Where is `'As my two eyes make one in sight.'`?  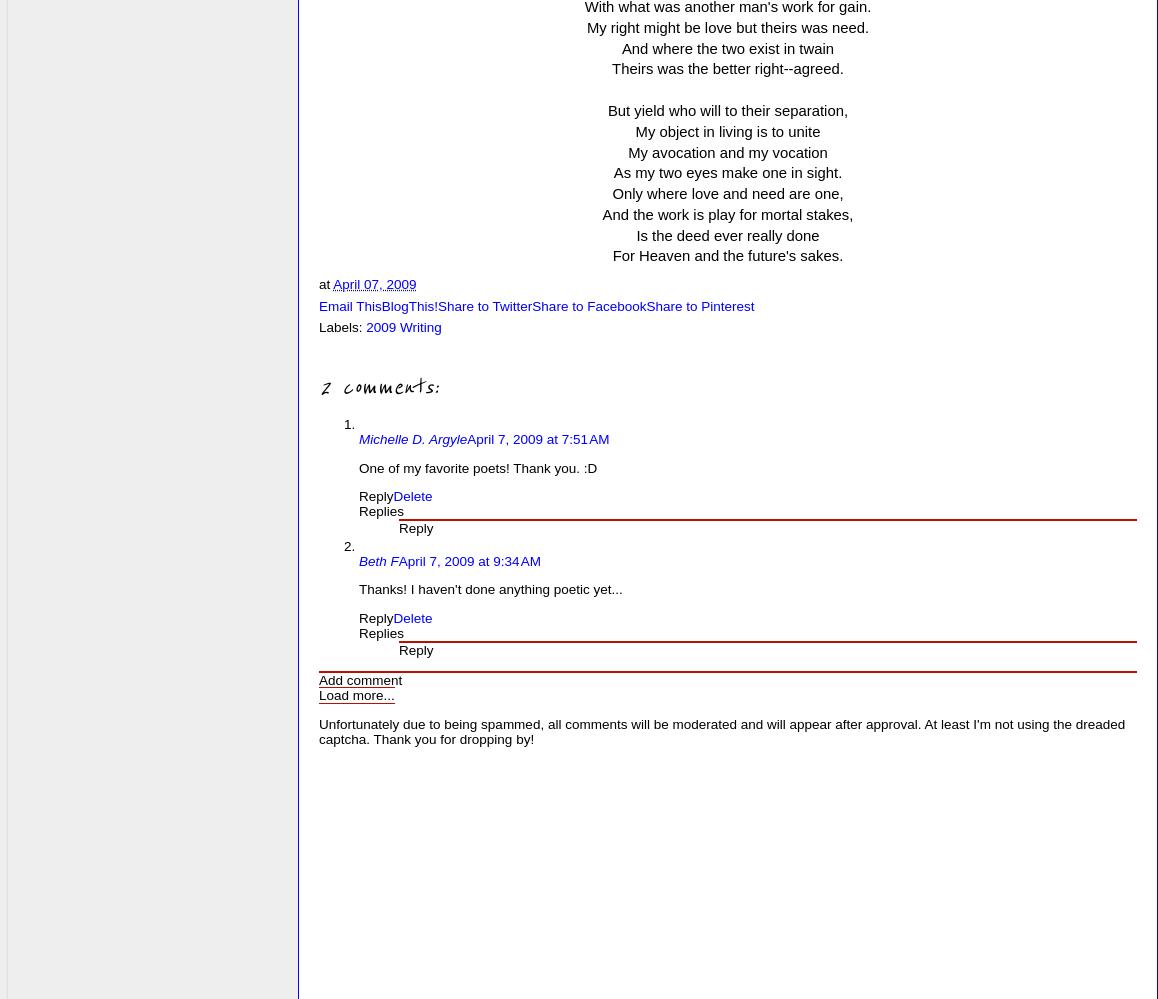 'As my two eyes make one in sight.' is located at coordinates (726, 172).